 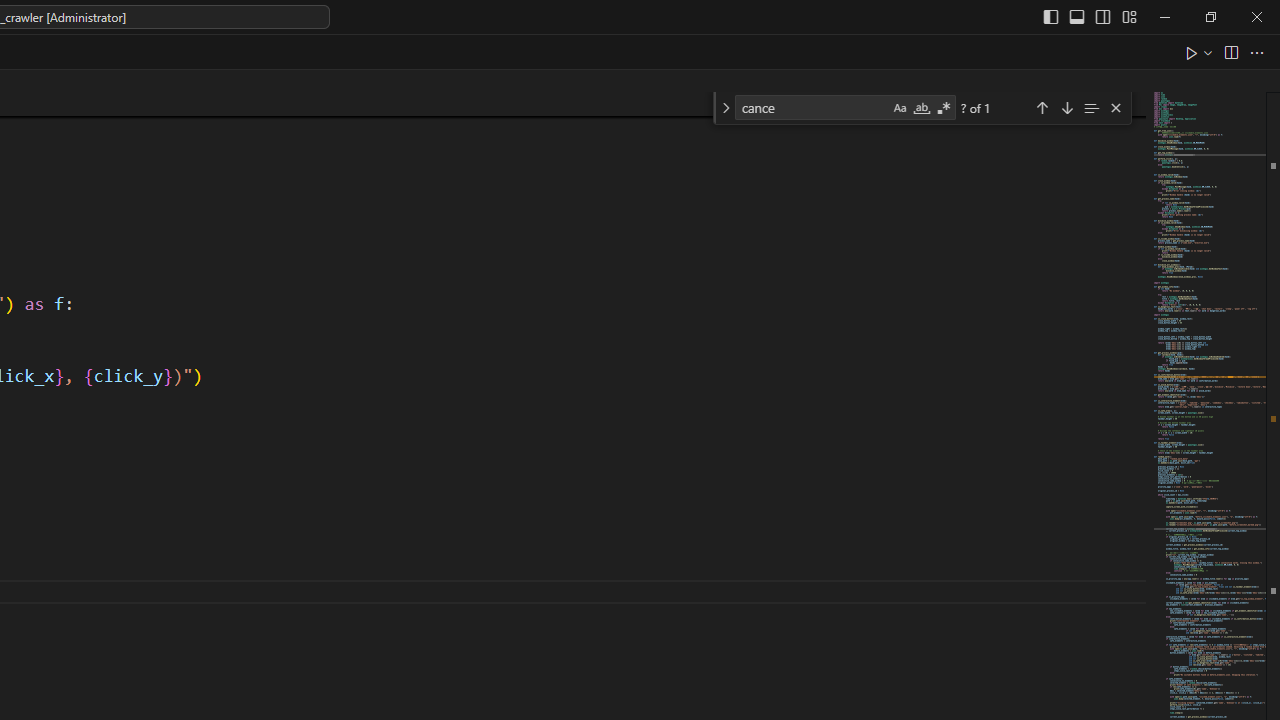 I want to click on 'Match Case (Alt+C)', so click(x=898, y=108).